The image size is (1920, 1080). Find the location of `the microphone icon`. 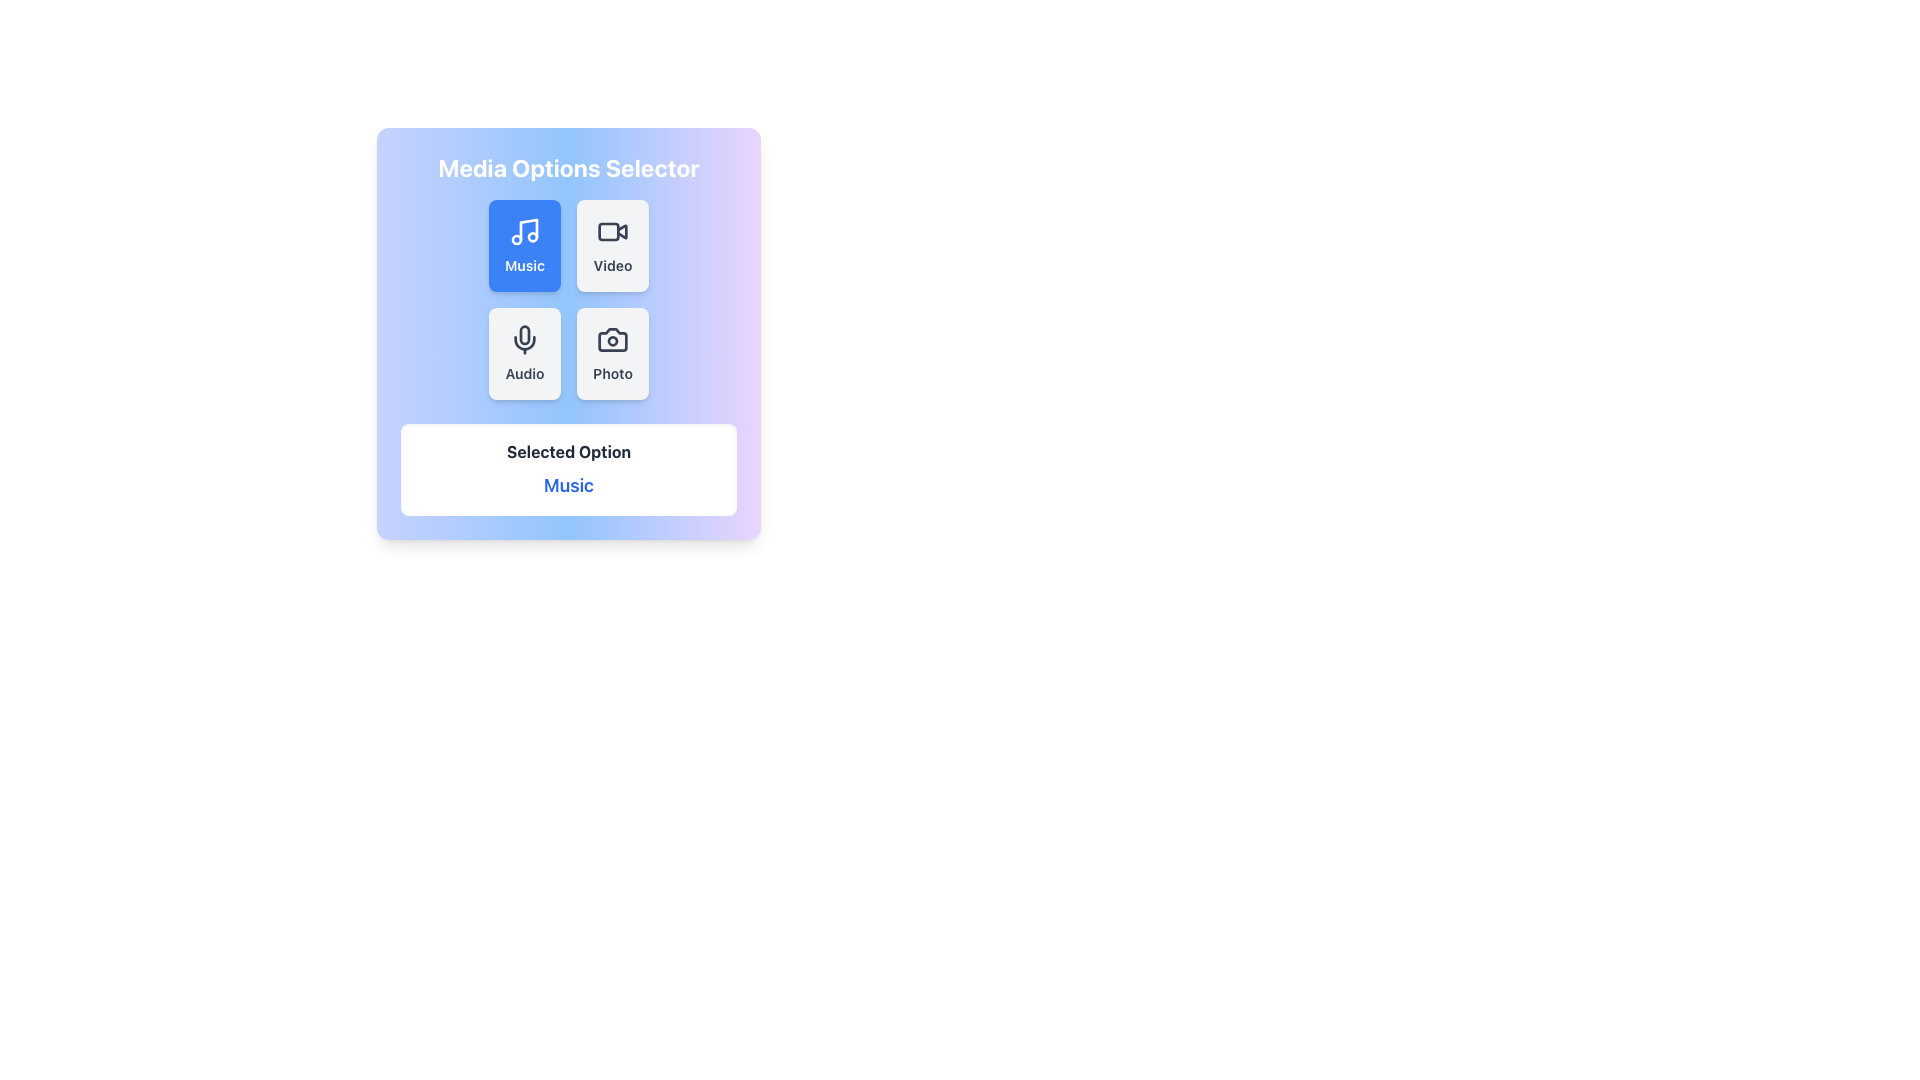

the microphone icon is located at coordinates (524, 338).